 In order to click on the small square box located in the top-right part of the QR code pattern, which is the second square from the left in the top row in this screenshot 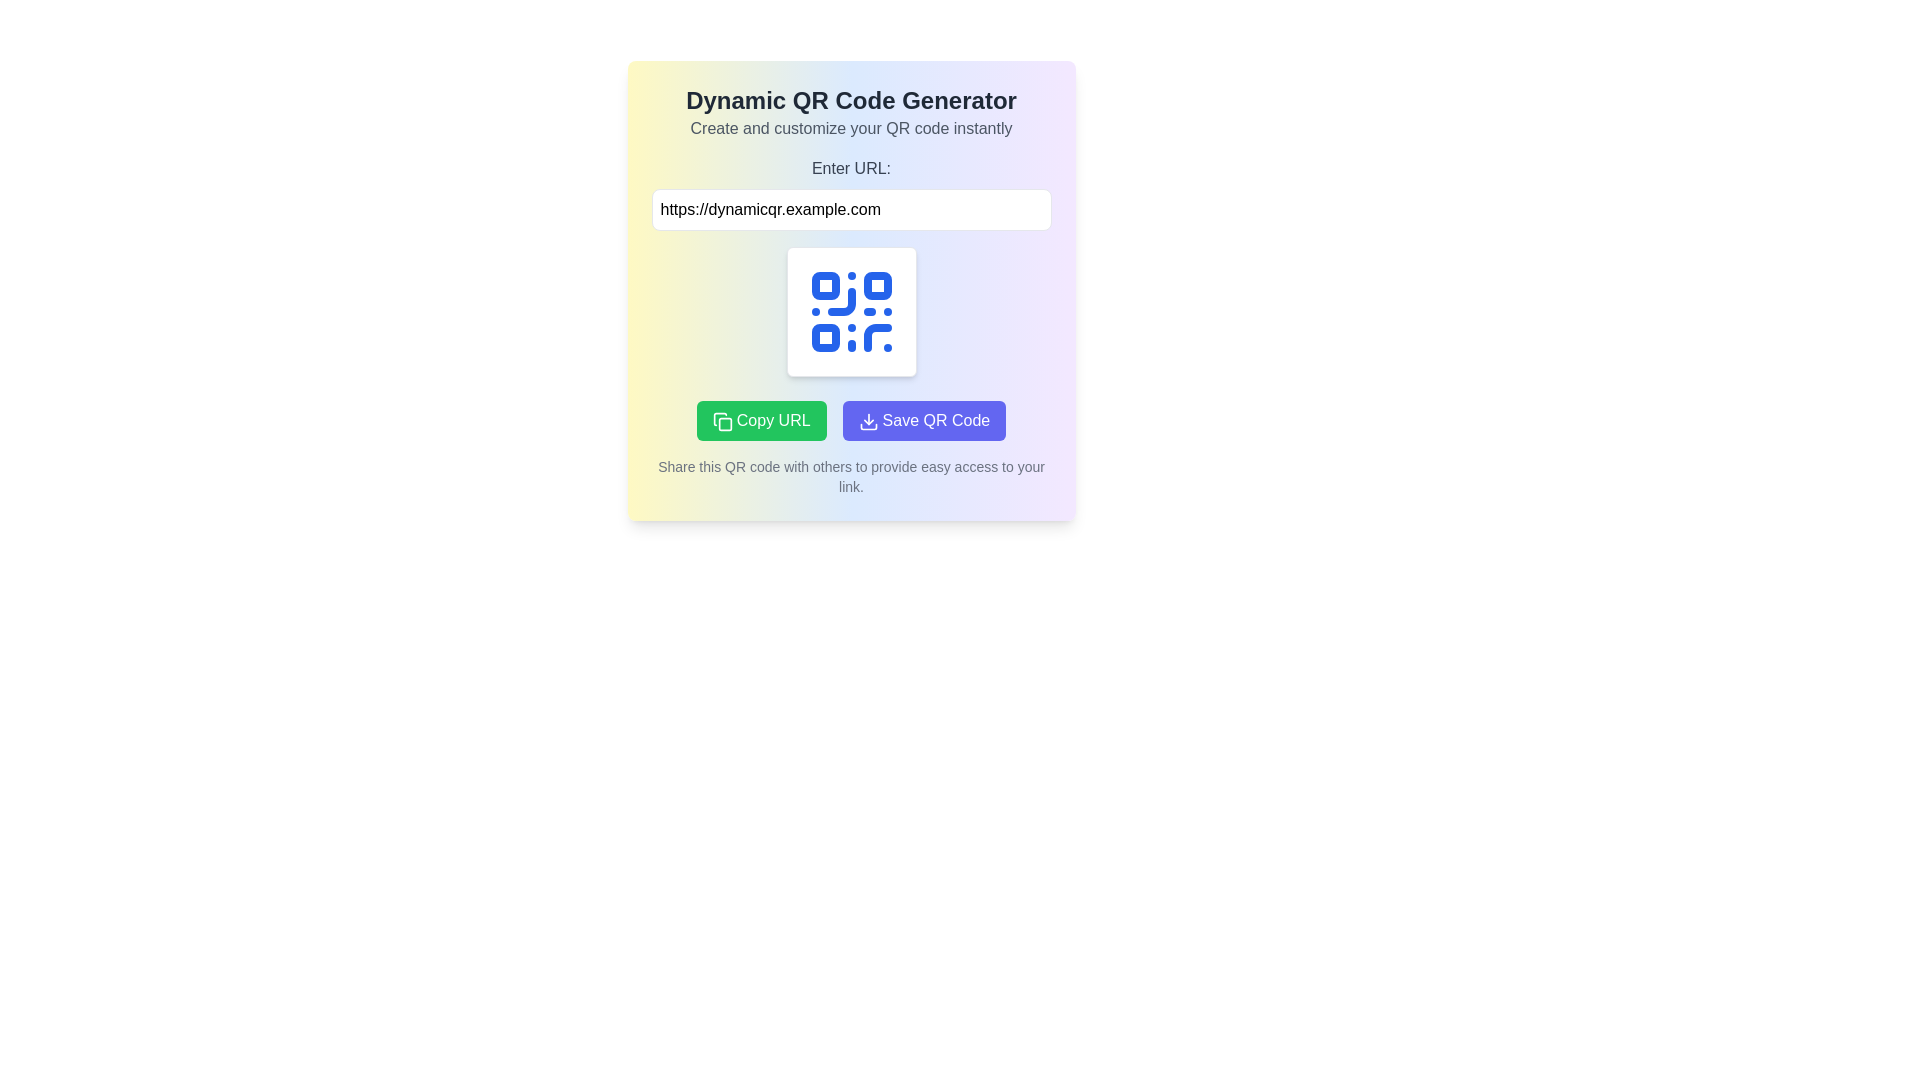, I will do `click(877, 285)`.